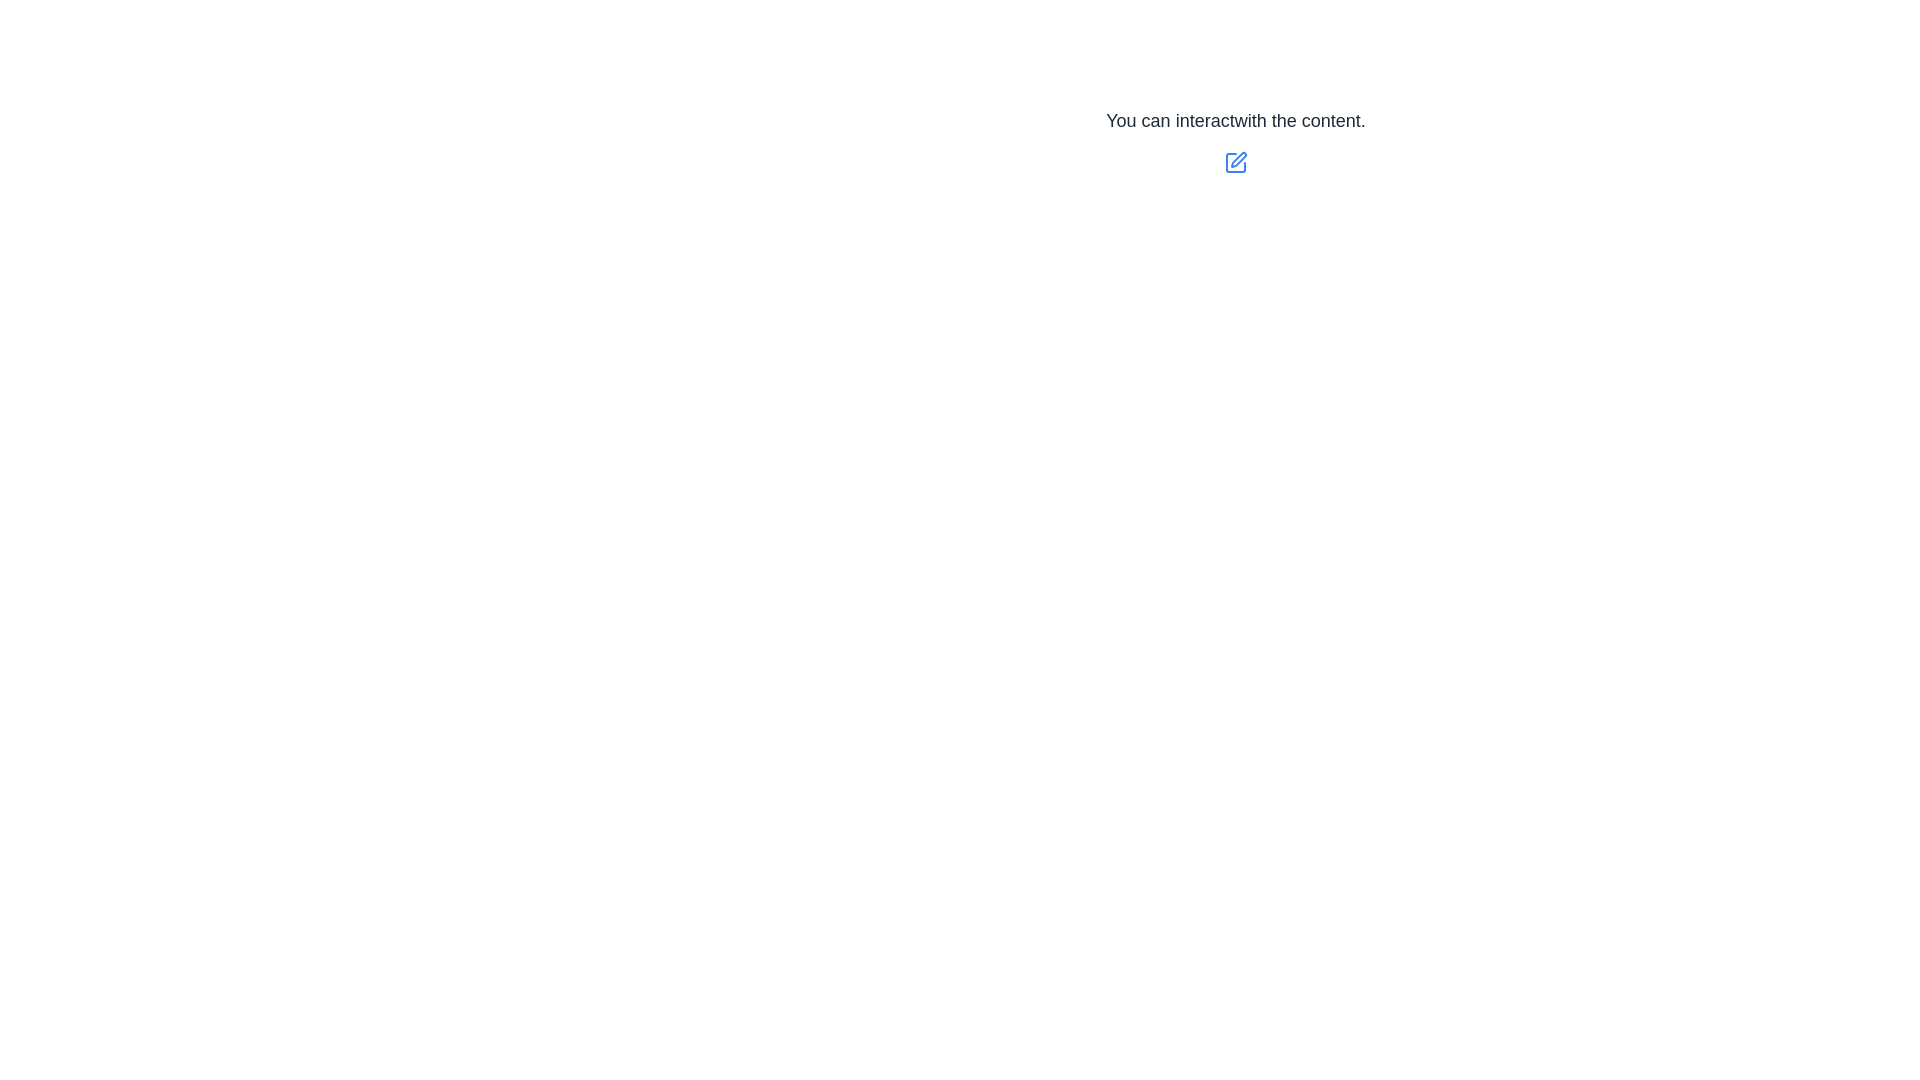 The image size is (1920, 1080). What do you see at coordinates (1204, 120) in the screenshot?
I see `the text element displaying the word 'interact' in a sans-serif font, which is the third word in the sentence 'You can interact with the content.'` at bounding box center [1204, 120].